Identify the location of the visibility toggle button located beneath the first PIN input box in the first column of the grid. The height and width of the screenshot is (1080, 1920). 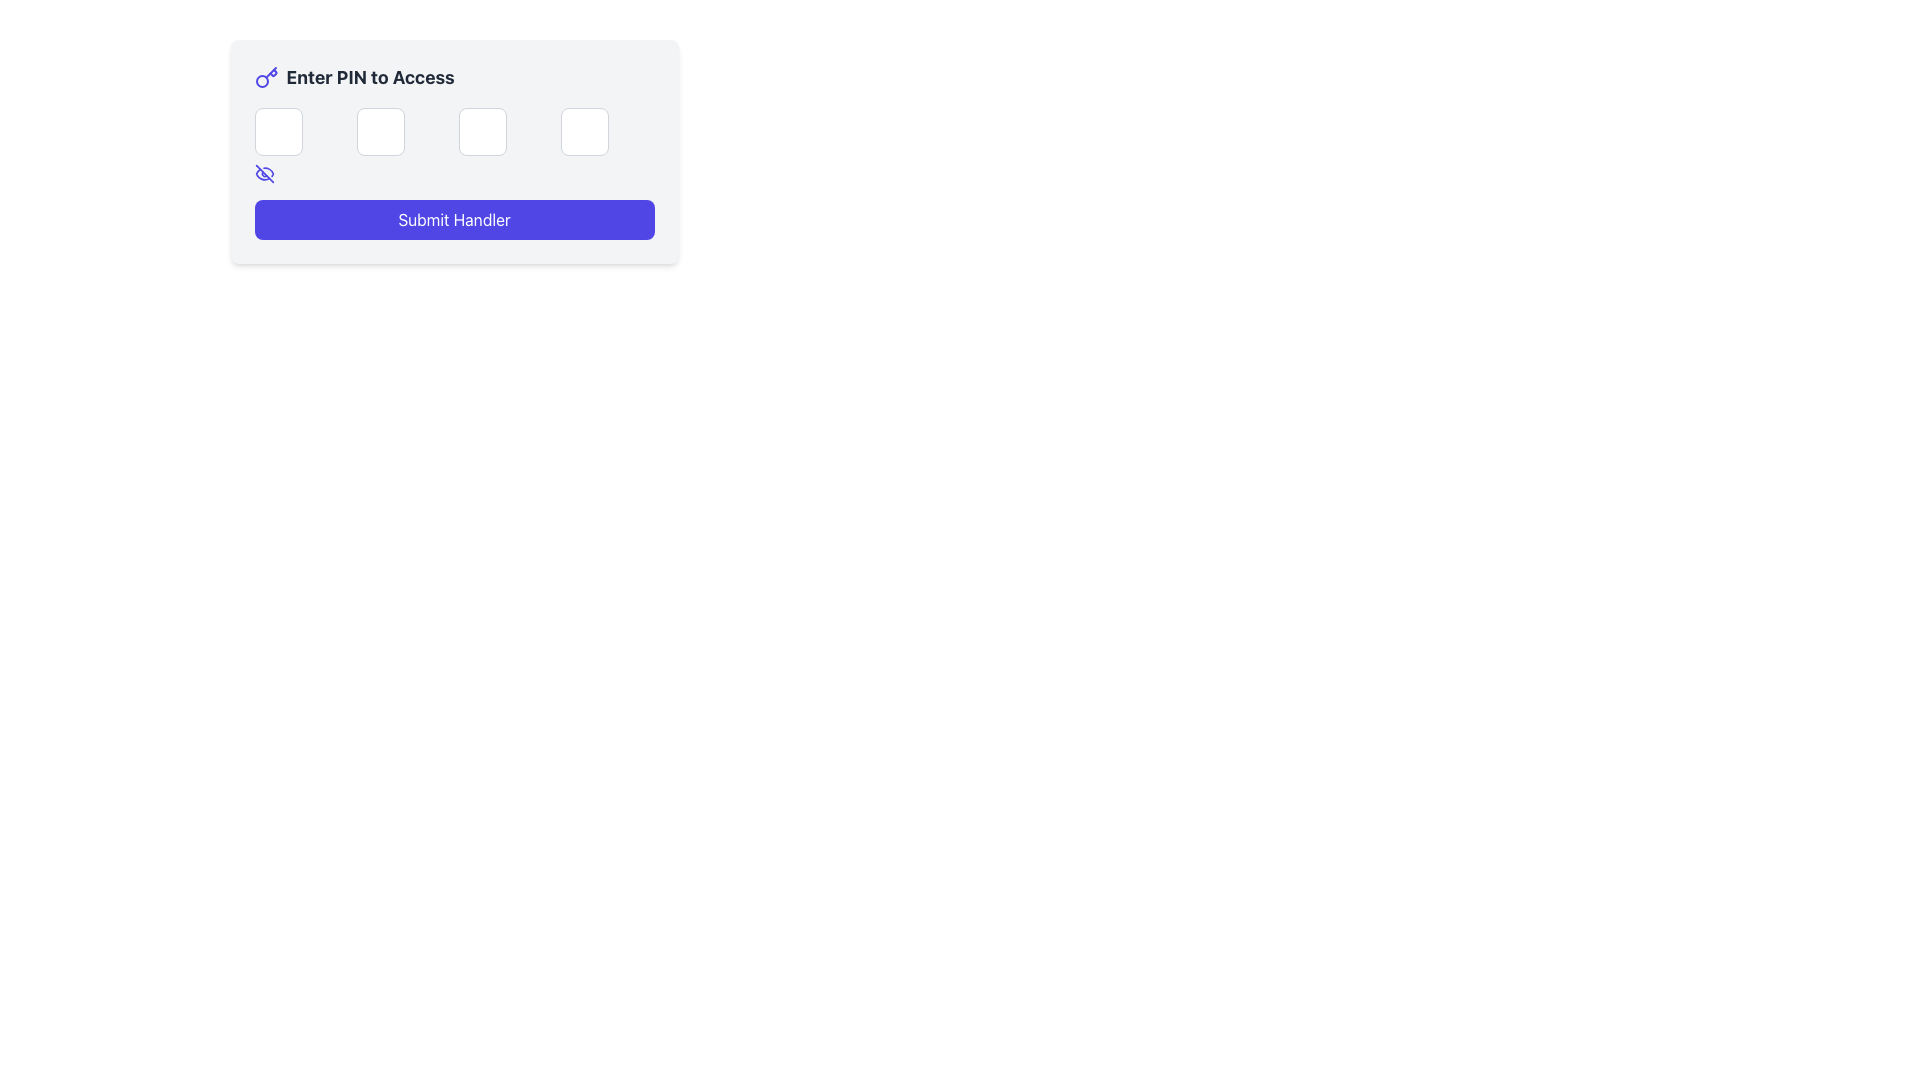
(300, 172).